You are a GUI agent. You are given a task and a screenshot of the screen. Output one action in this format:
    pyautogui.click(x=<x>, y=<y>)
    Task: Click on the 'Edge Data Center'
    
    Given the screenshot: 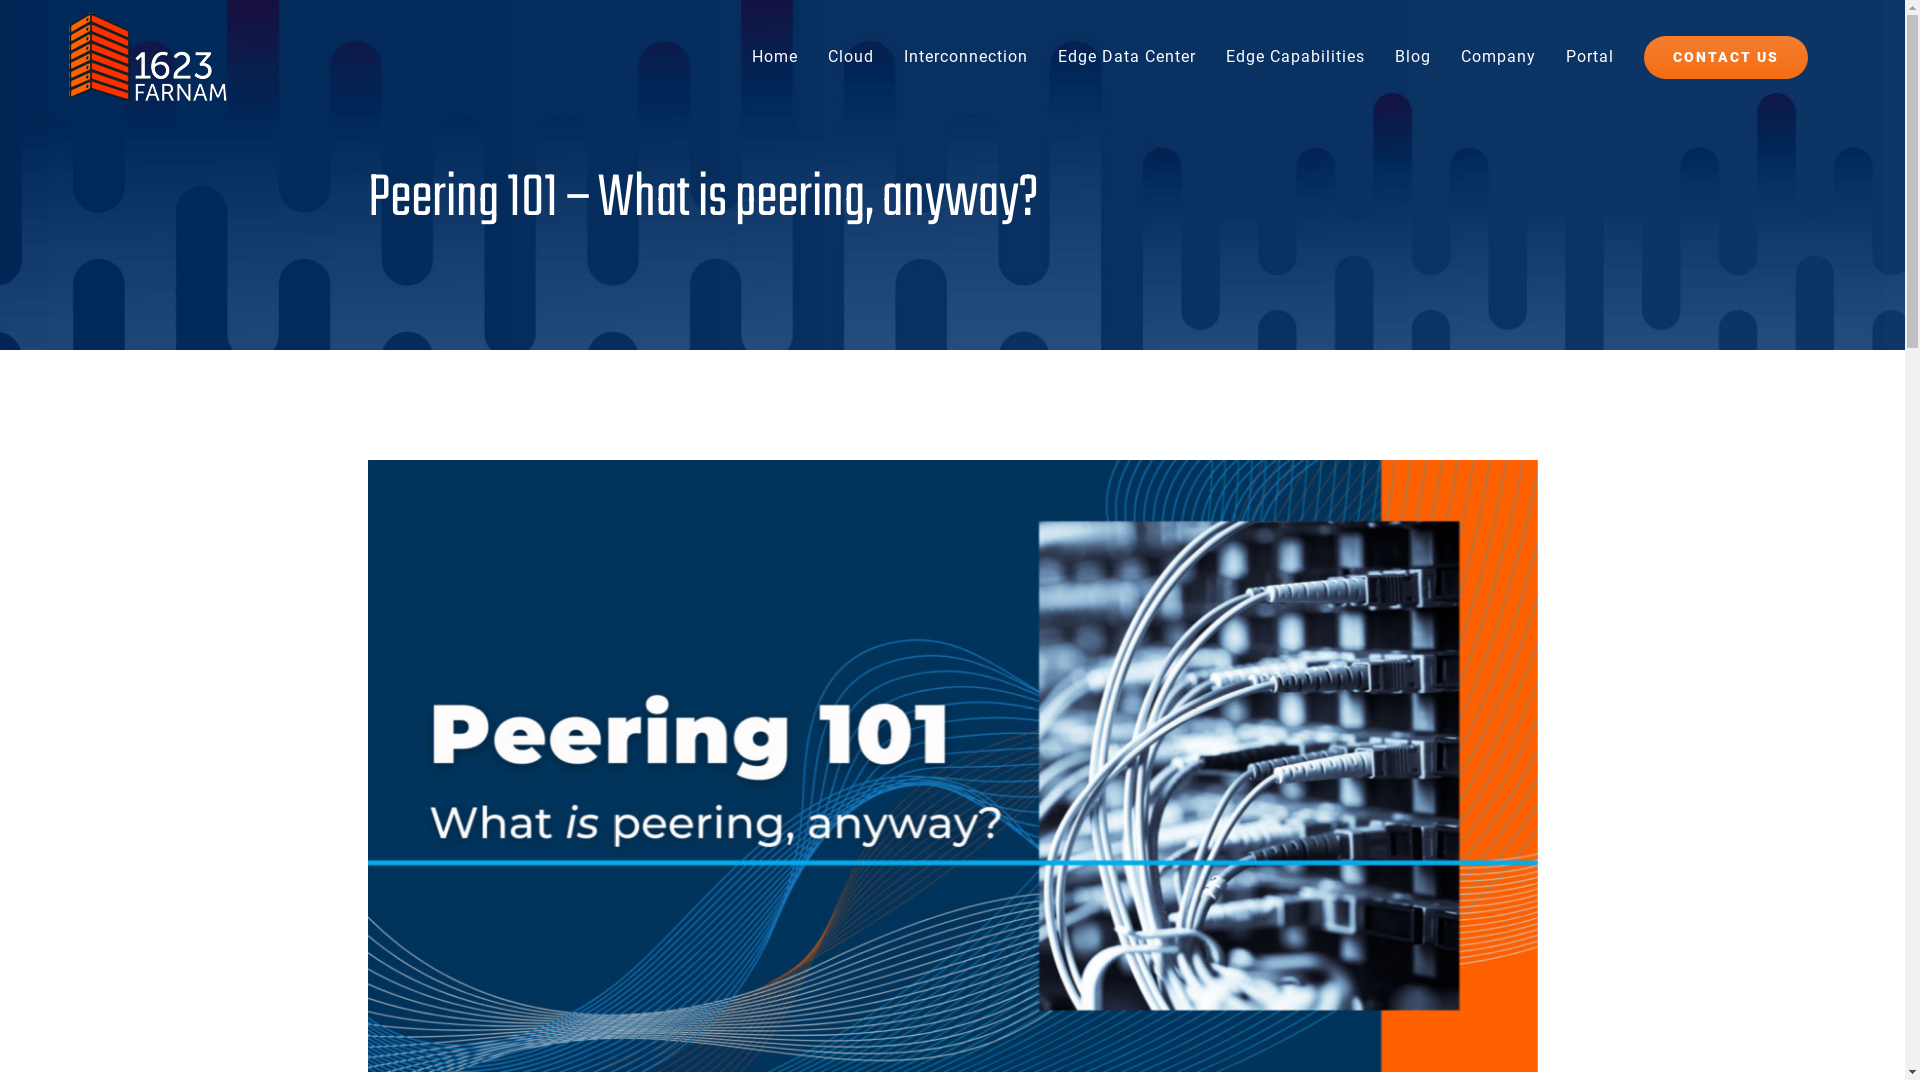 What is the action you would take?
    pyautogui.click(x=1127, y=56)
    